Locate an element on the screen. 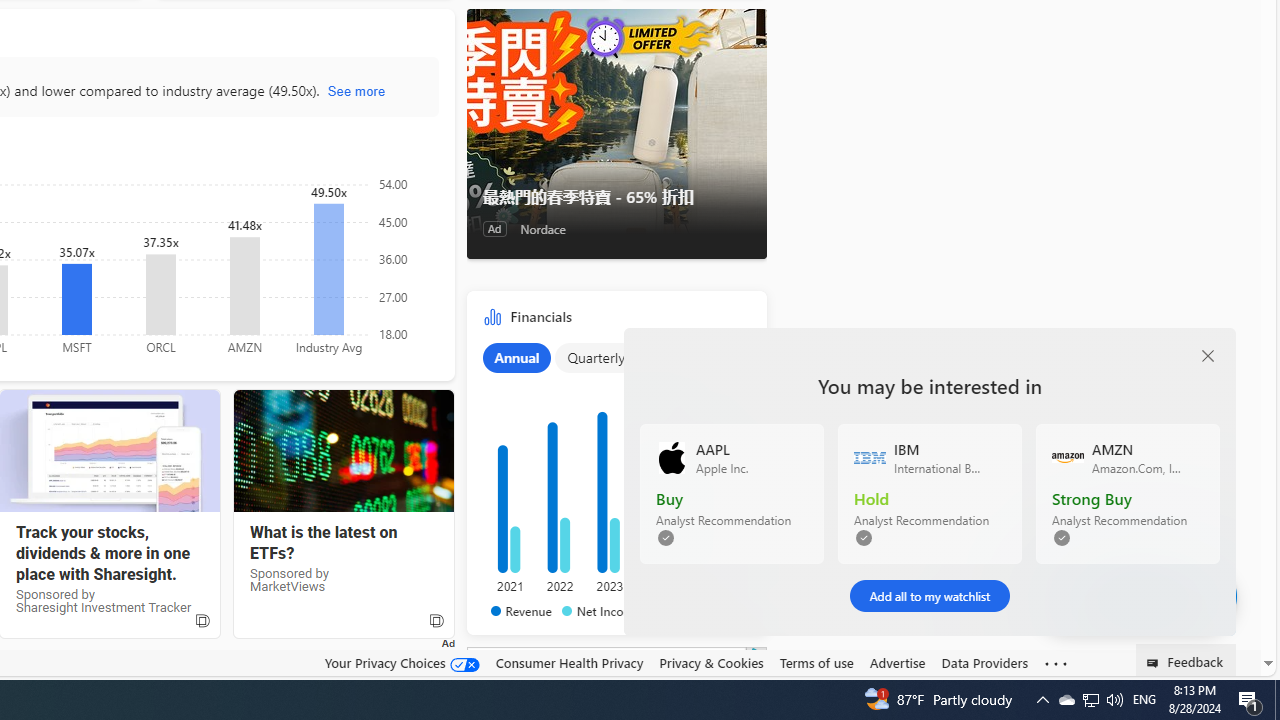 The height and width of the screenshot is (720, 1280). 'Class: chartSvg' is located at coordinates (611, 478).